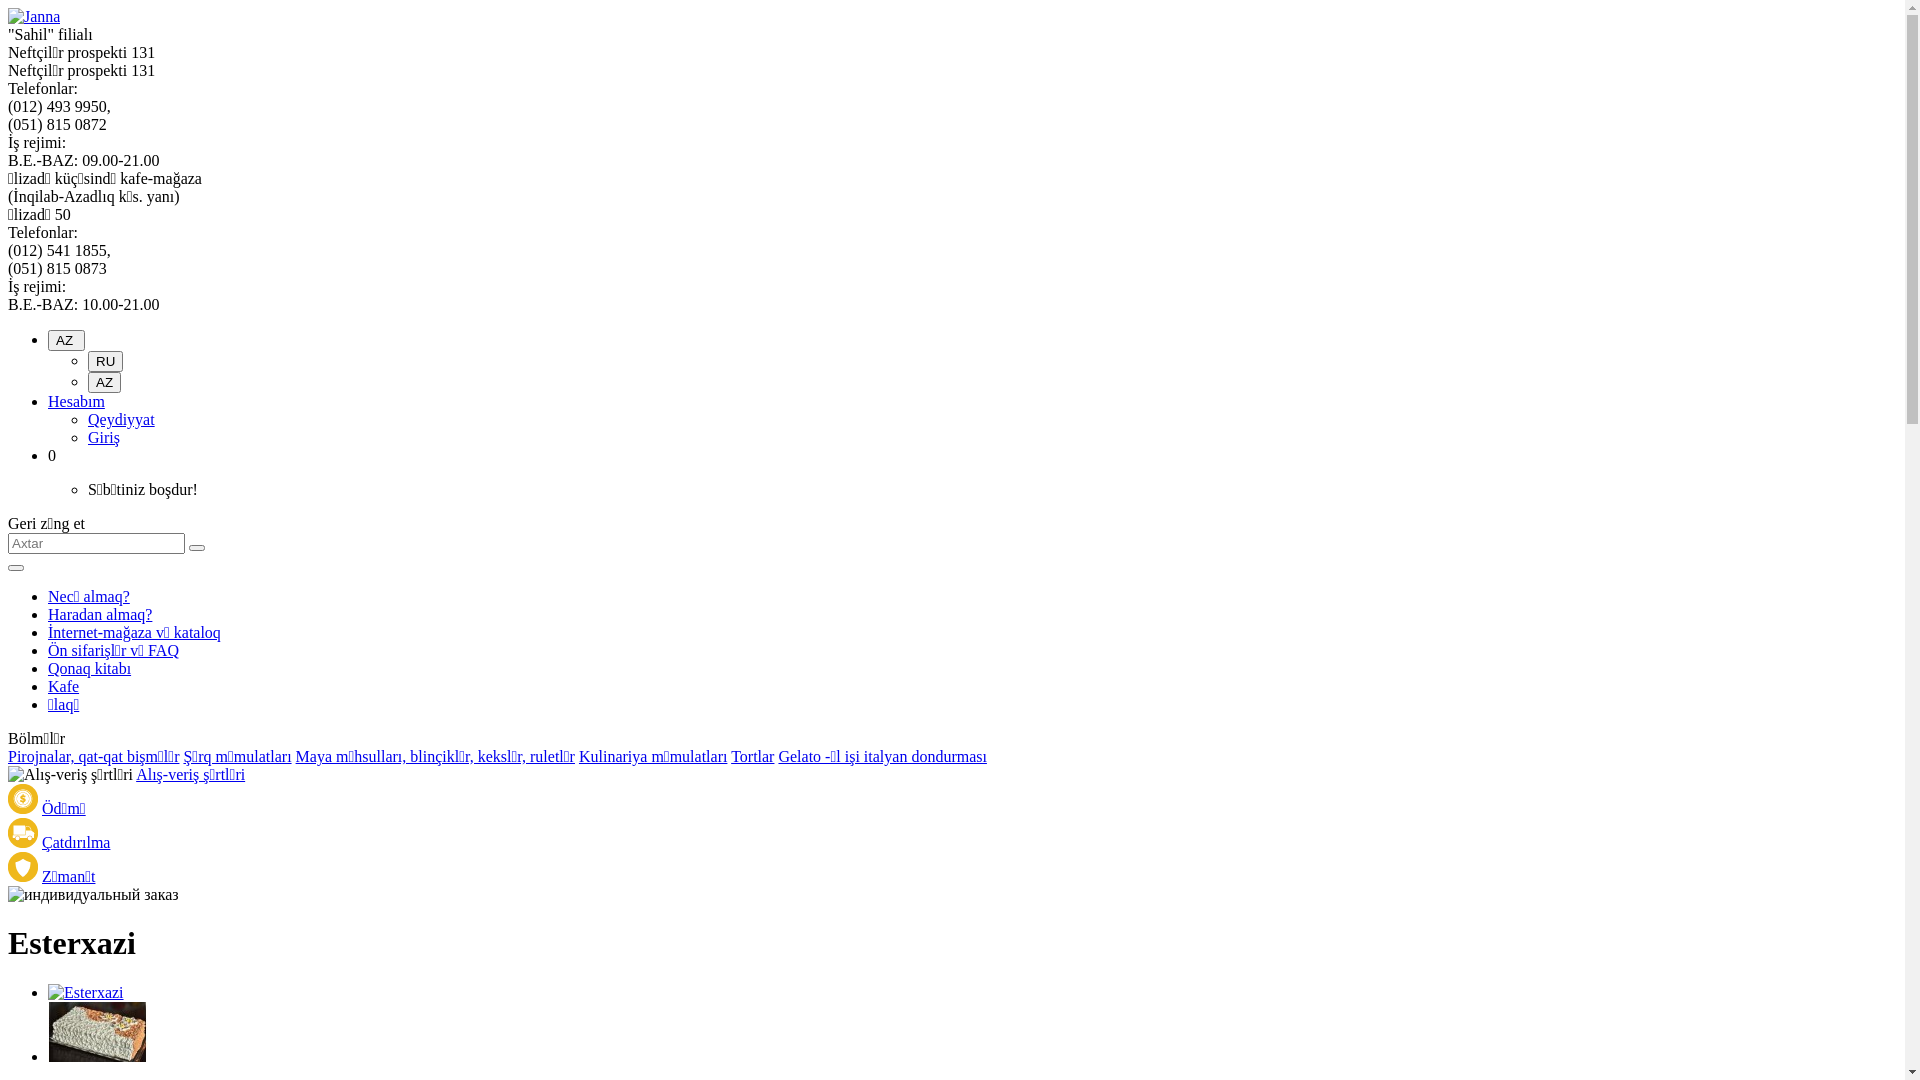 Image resolution: width=1920 pixels, height=1080 pixels. Describe the element at coordinates (99, 613) in the screenshot. I see `'Haradan almaq?'` at that location.